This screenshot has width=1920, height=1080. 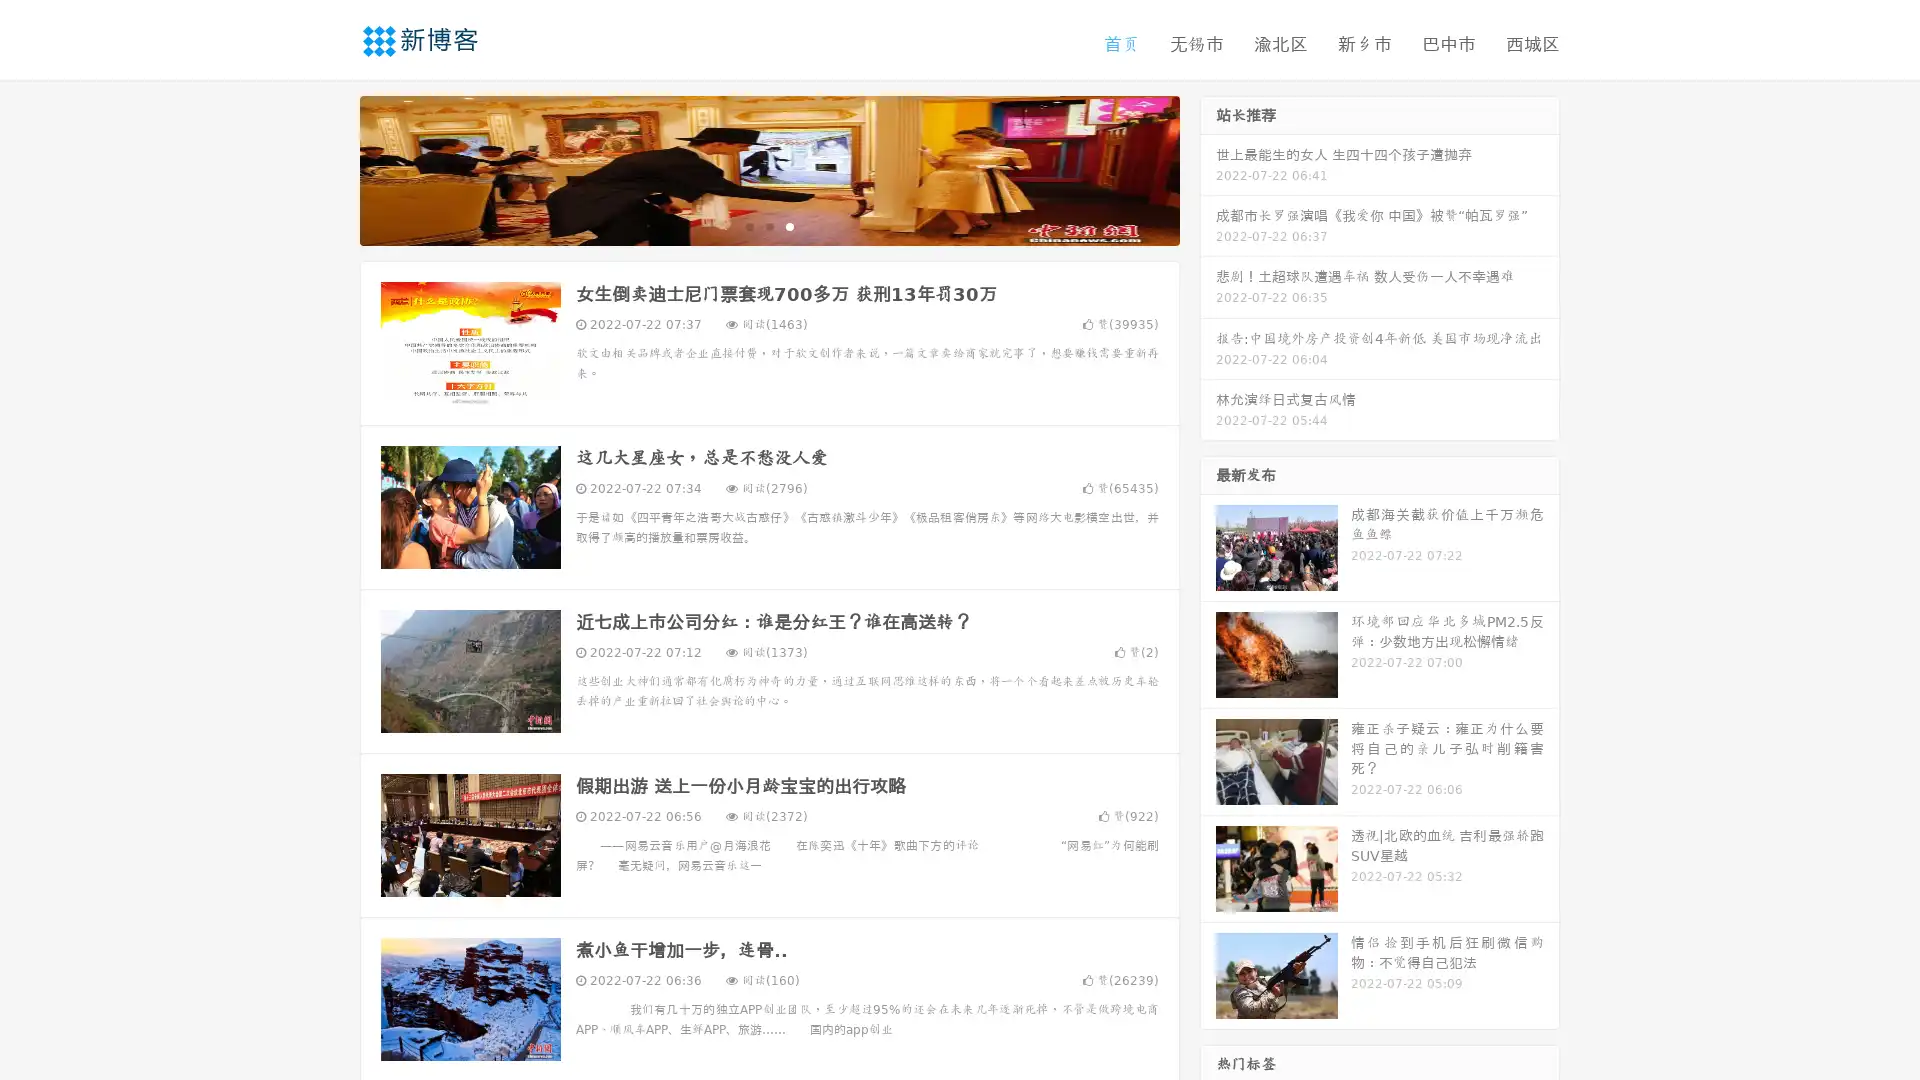 I want to click on Go to slide 2, so click(x=768, y=225).